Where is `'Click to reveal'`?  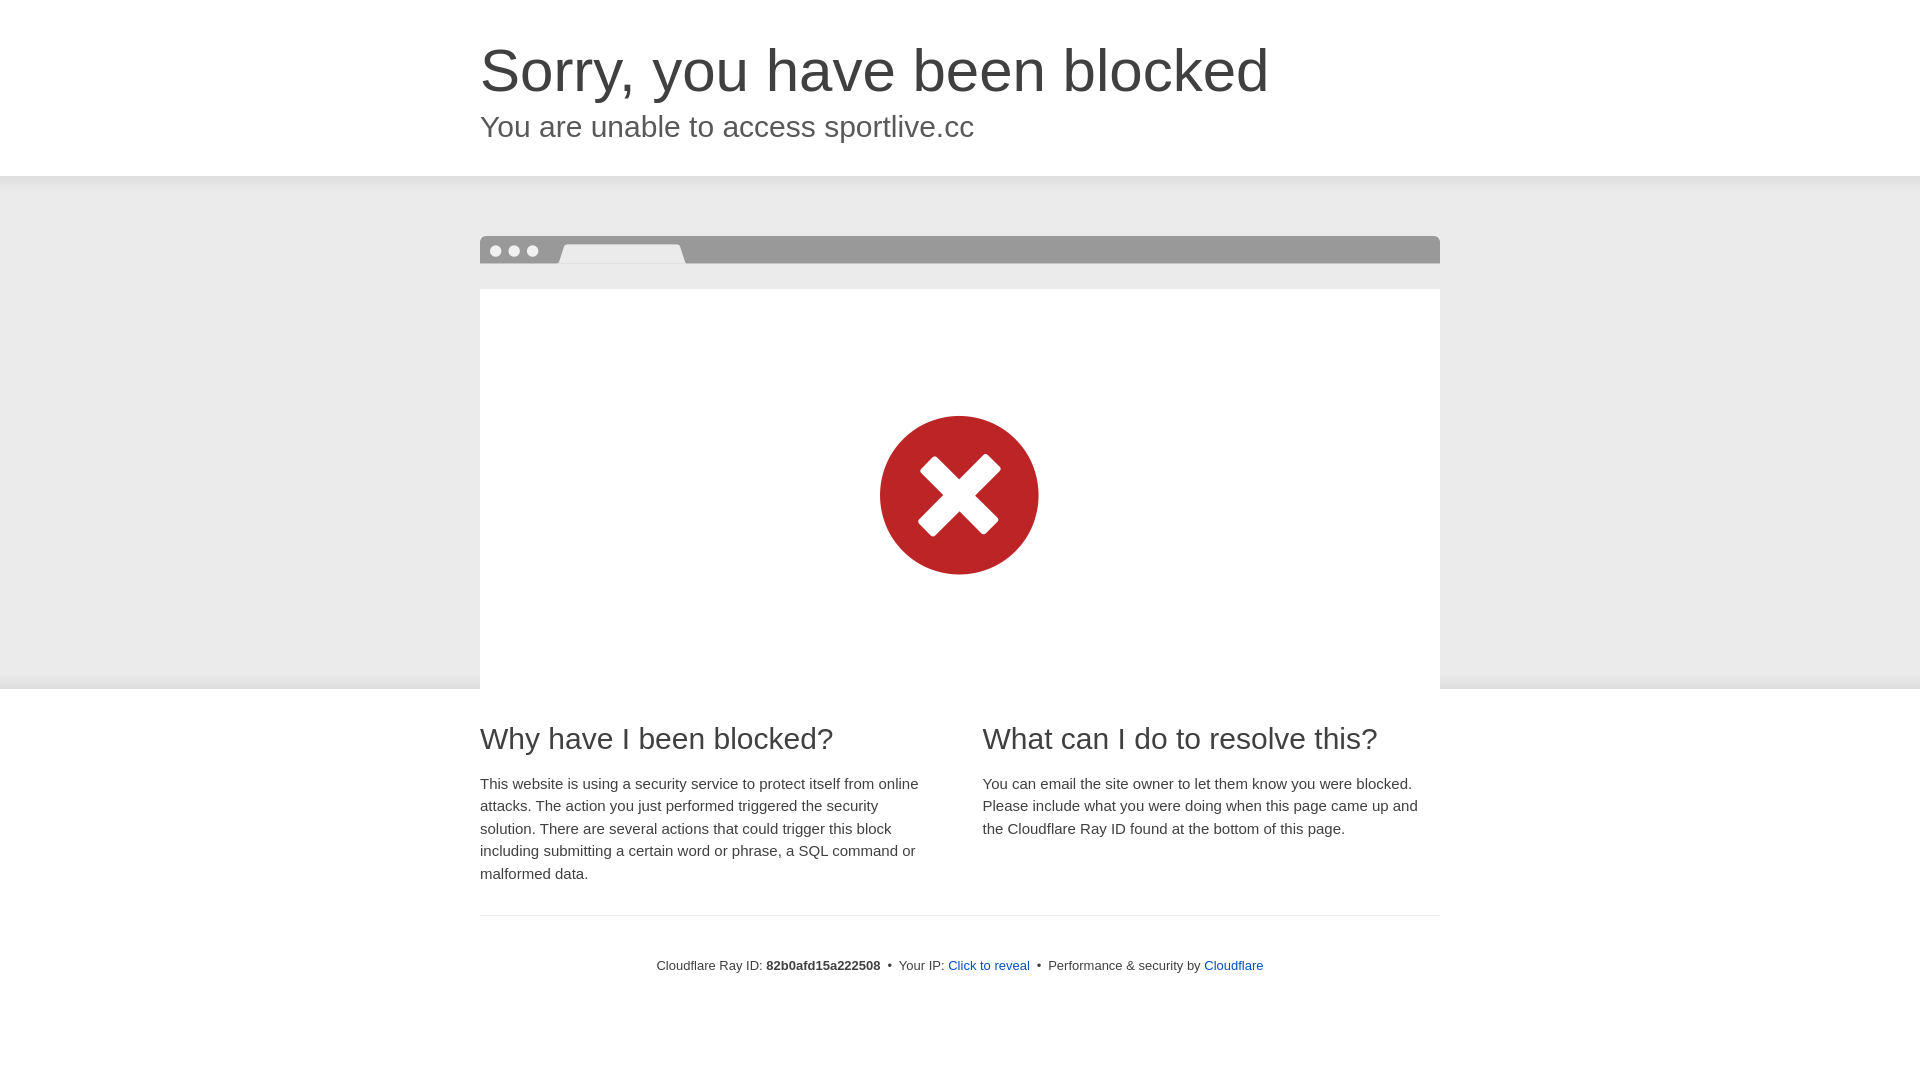
'Click to reveal' is located at coordinates (988, 964).